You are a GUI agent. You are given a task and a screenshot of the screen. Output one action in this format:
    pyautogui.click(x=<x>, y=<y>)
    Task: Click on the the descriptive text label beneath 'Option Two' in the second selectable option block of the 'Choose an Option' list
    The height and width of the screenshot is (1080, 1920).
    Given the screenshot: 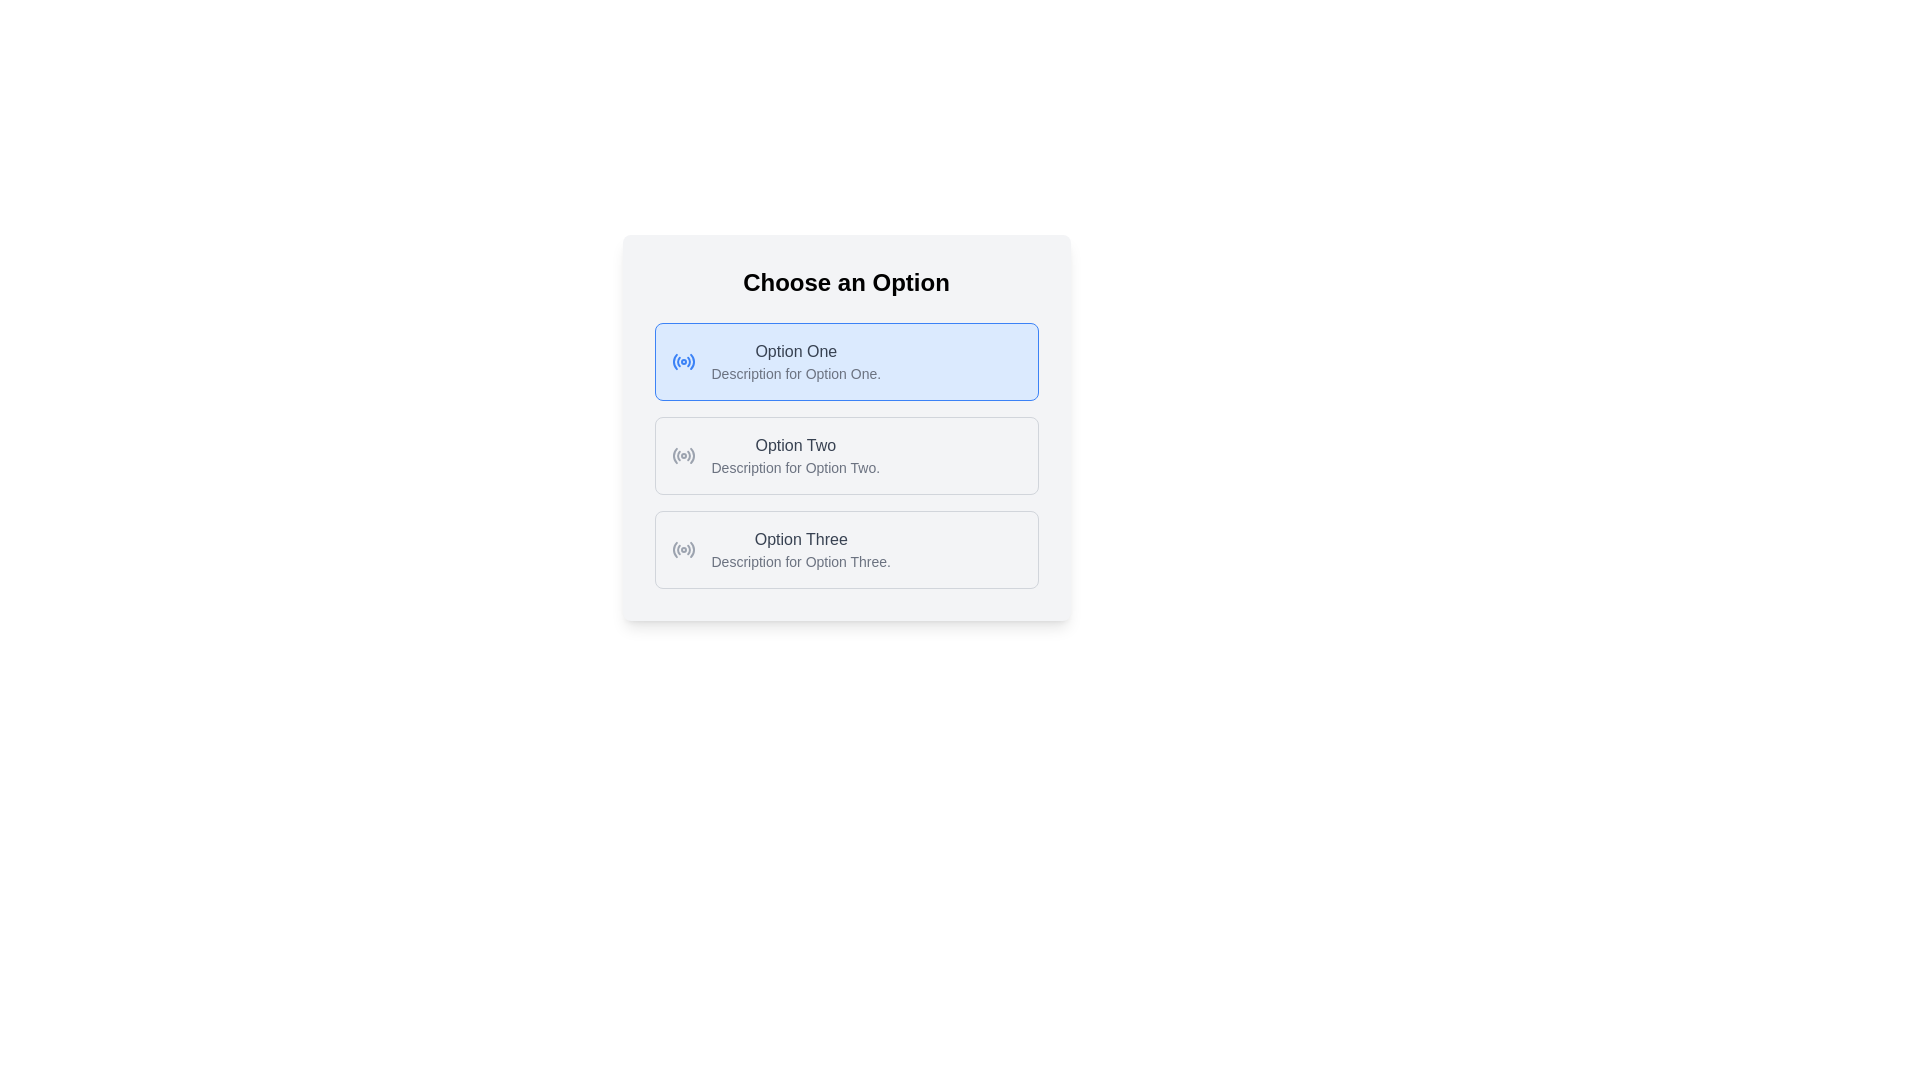 What is the action you would take?
    pyautogui.click(x=794, y=467)
    